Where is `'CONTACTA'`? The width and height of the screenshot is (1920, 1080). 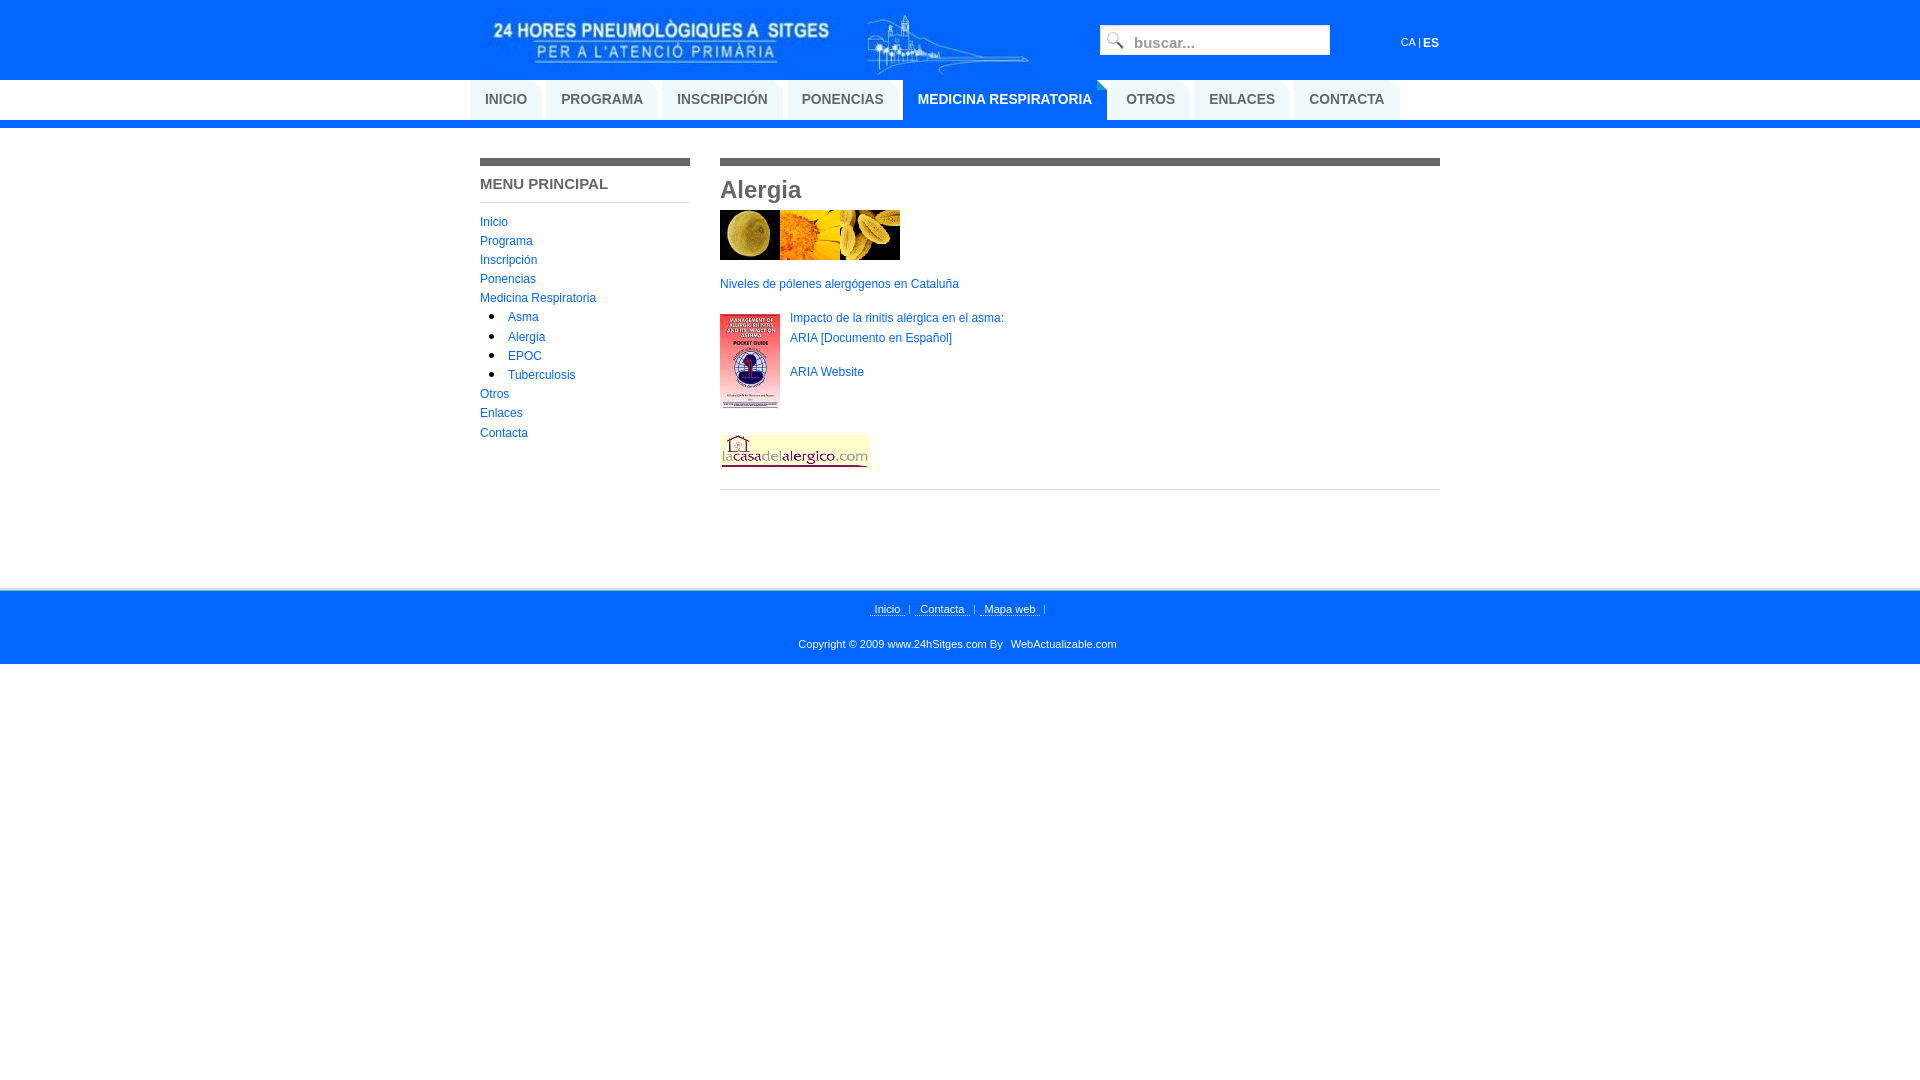
'CONTACTA' is located at coordinates (1294, 100).